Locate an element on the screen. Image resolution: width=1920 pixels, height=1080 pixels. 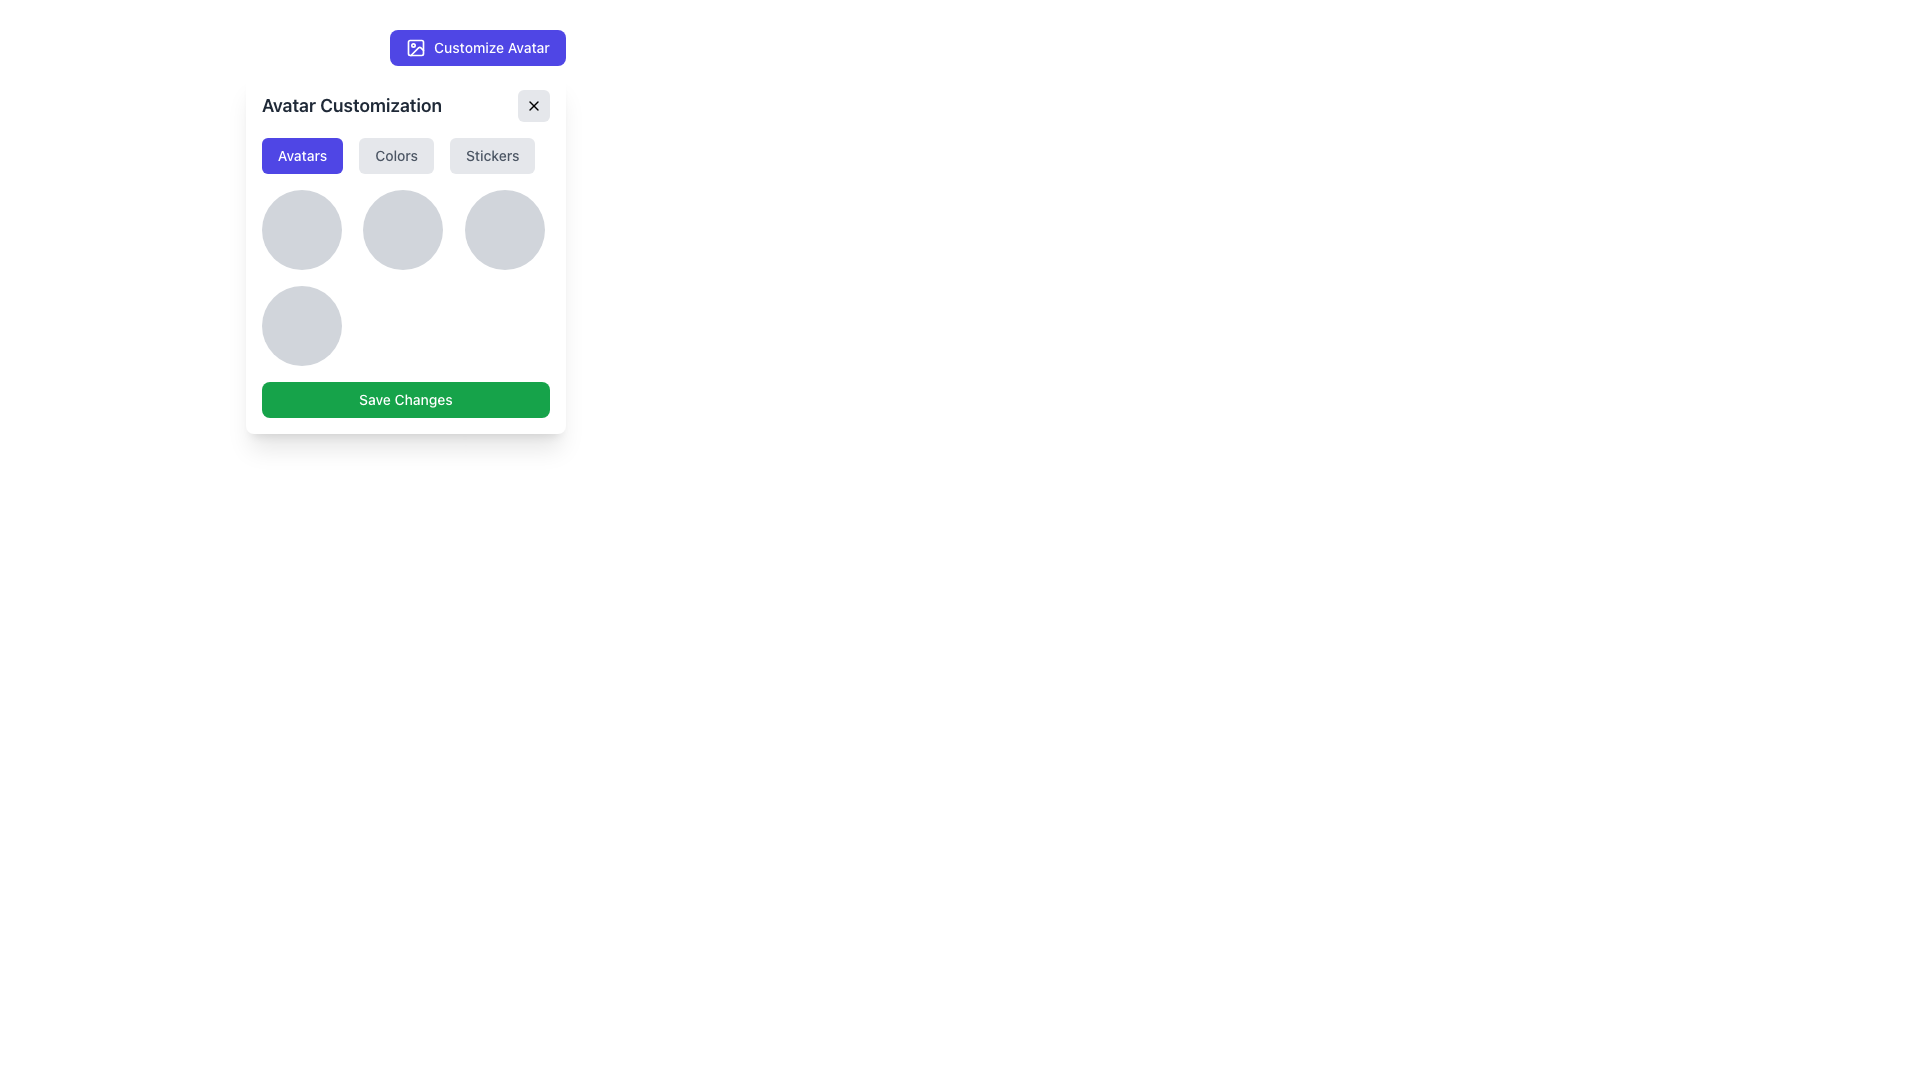
the 'Avatars' button, which is the first button in a customization modal with a purple background and white text is located at coordinates (301, 154).